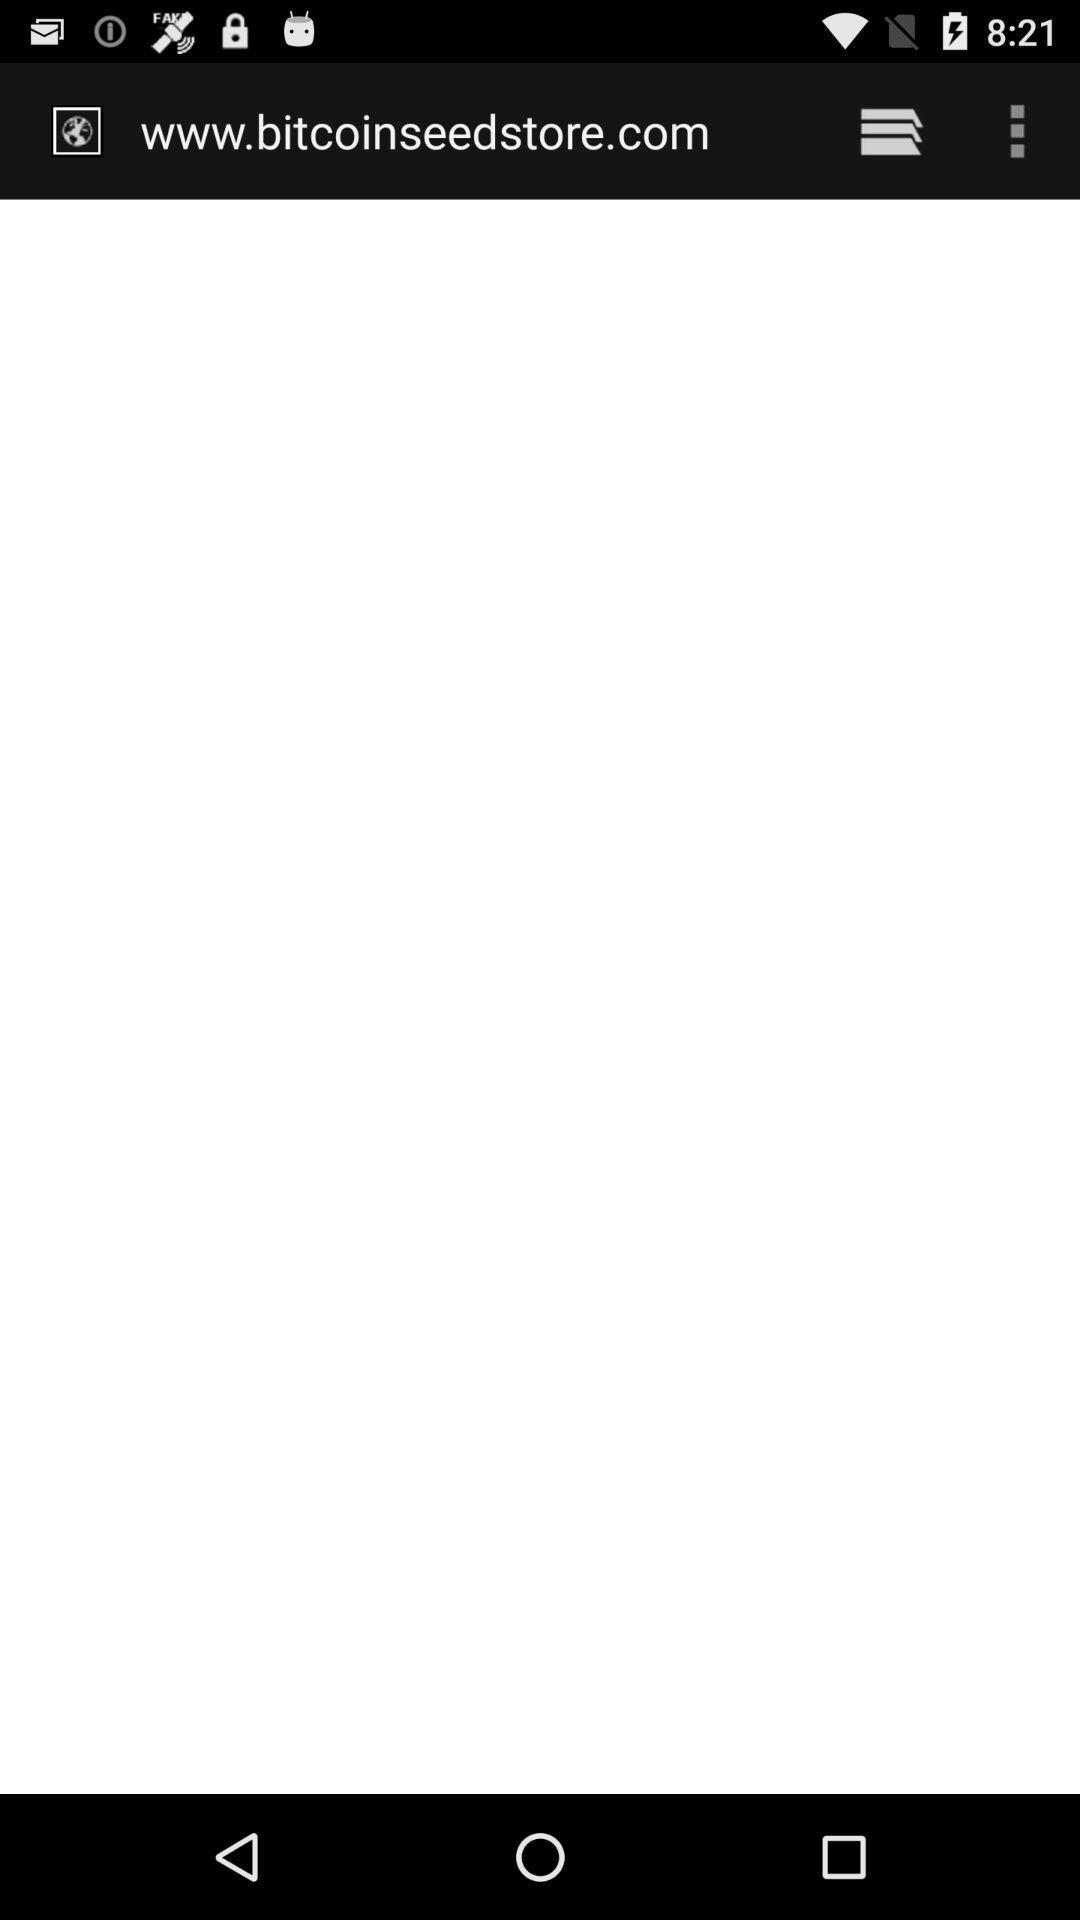 The width and height of the screenshot is (1080, 1920). I want to click on the item below the www.bitcoinseedstore.com, so click(540, 996).